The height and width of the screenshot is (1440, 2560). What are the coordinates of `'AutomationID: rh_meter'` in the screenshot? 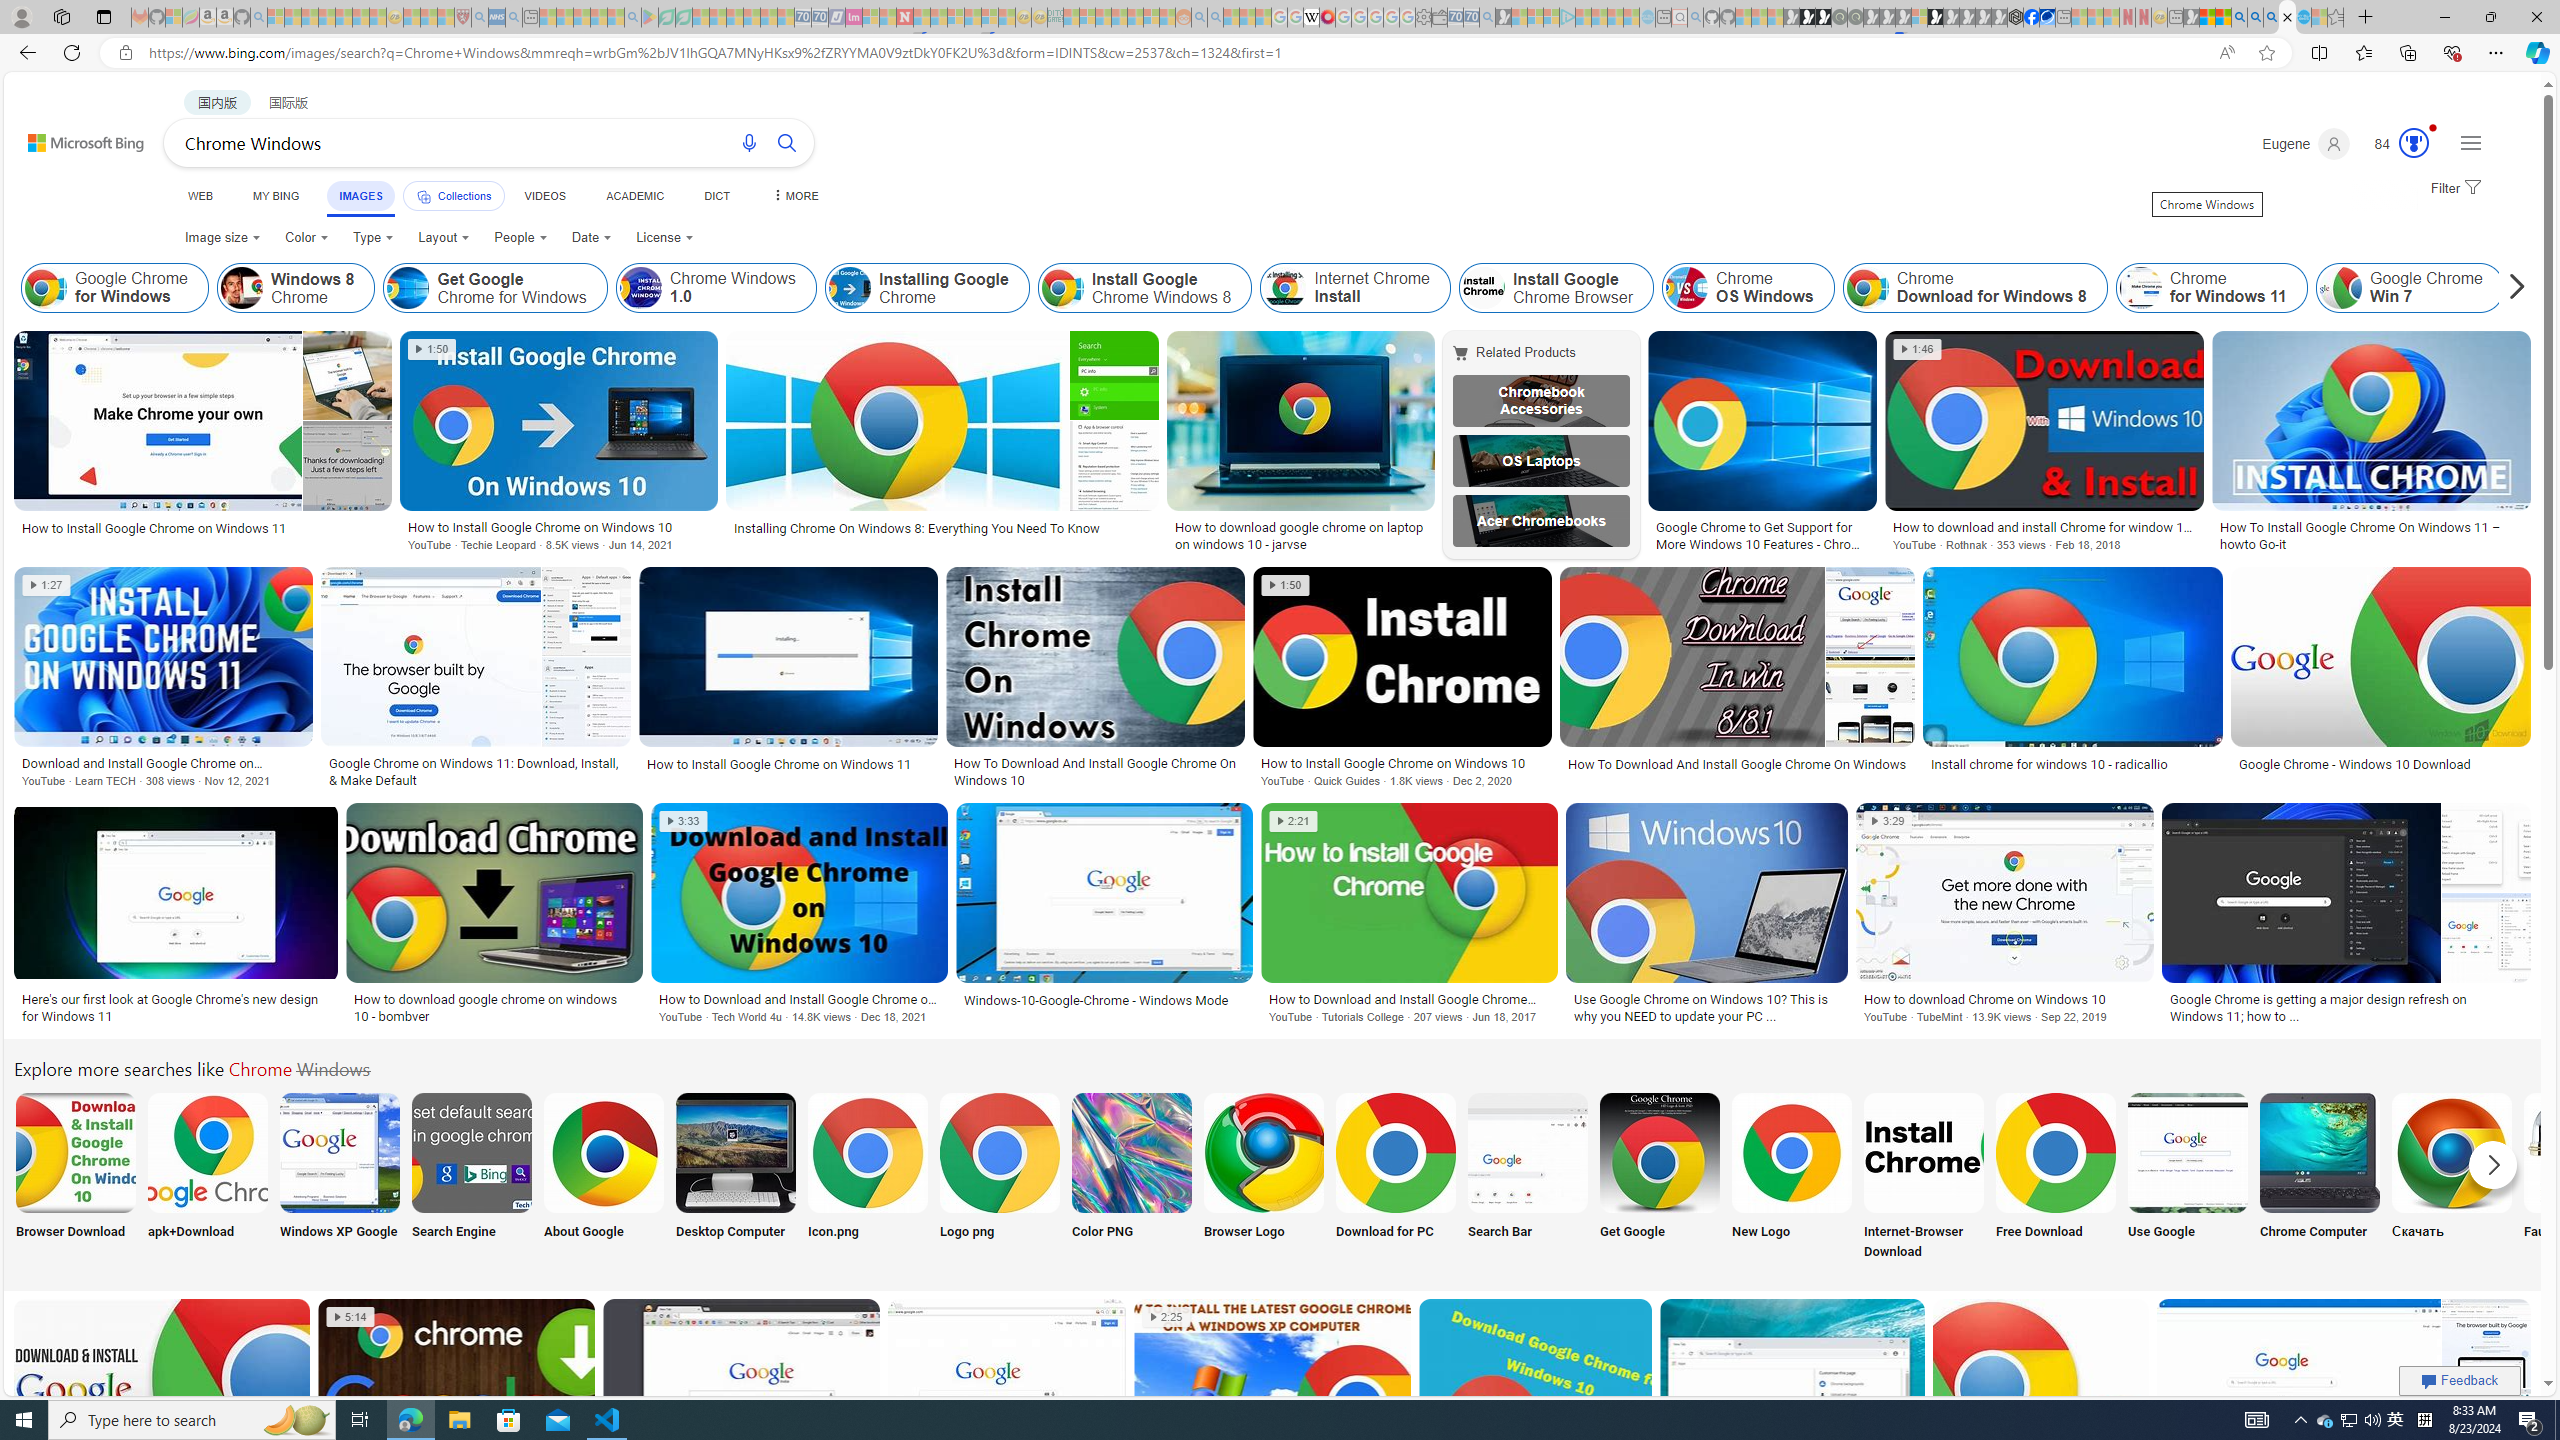 It's located at (2413, 141).